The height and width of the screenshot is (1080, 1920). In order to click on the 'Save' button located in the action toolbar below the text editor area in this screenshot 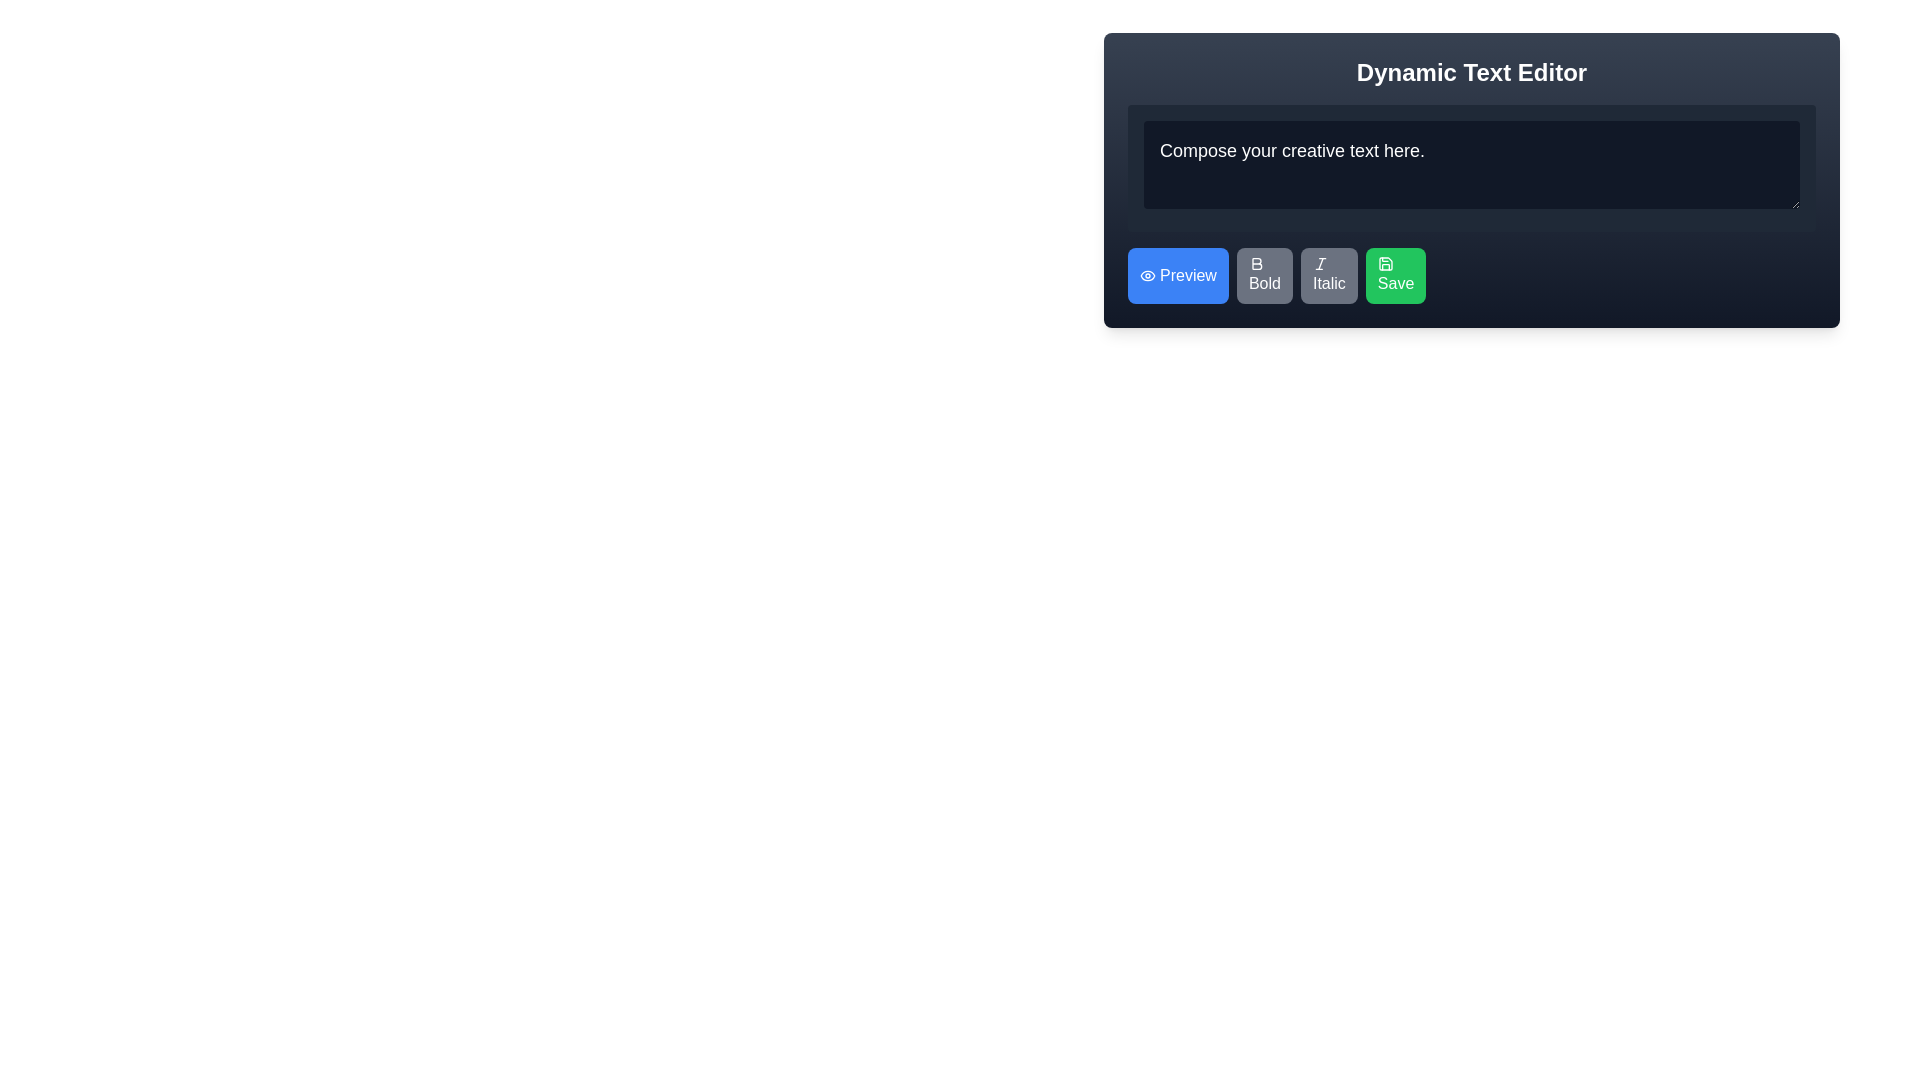, I will do `click(1384, 262)`.